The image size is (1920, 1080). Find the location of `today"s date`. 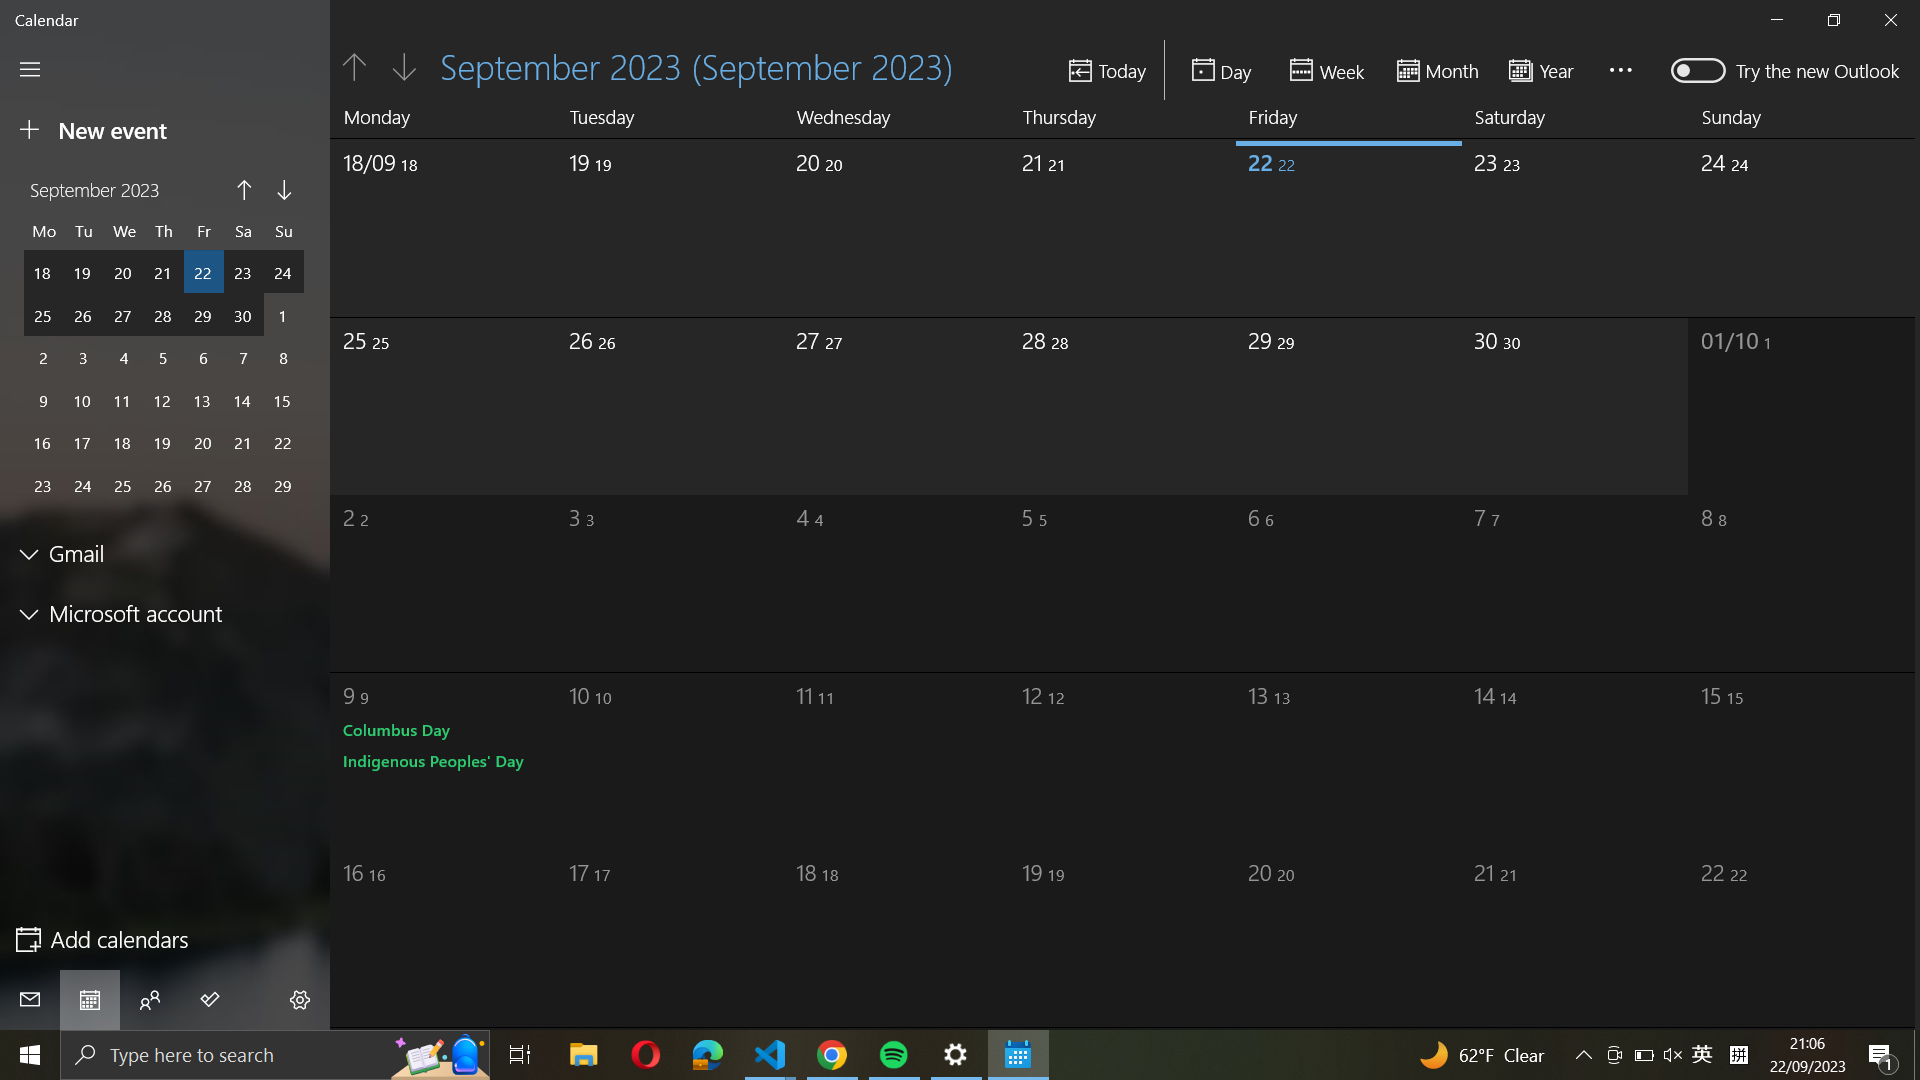

today"s date is located at coordinates (1107, 69).